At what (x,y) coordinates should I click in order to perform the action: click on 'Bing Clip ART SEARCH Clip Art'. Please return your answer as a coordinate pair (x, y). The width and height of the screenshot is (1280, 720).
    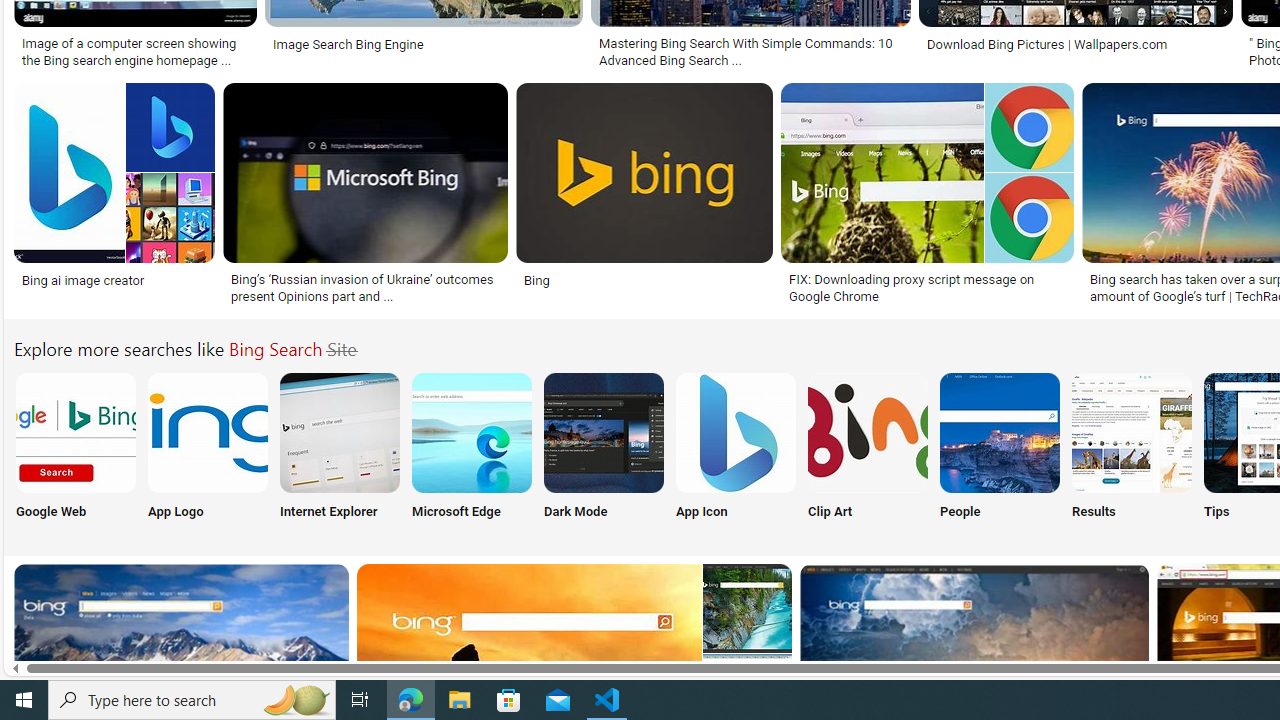
    Looking at the image, I should click on (867, 450).